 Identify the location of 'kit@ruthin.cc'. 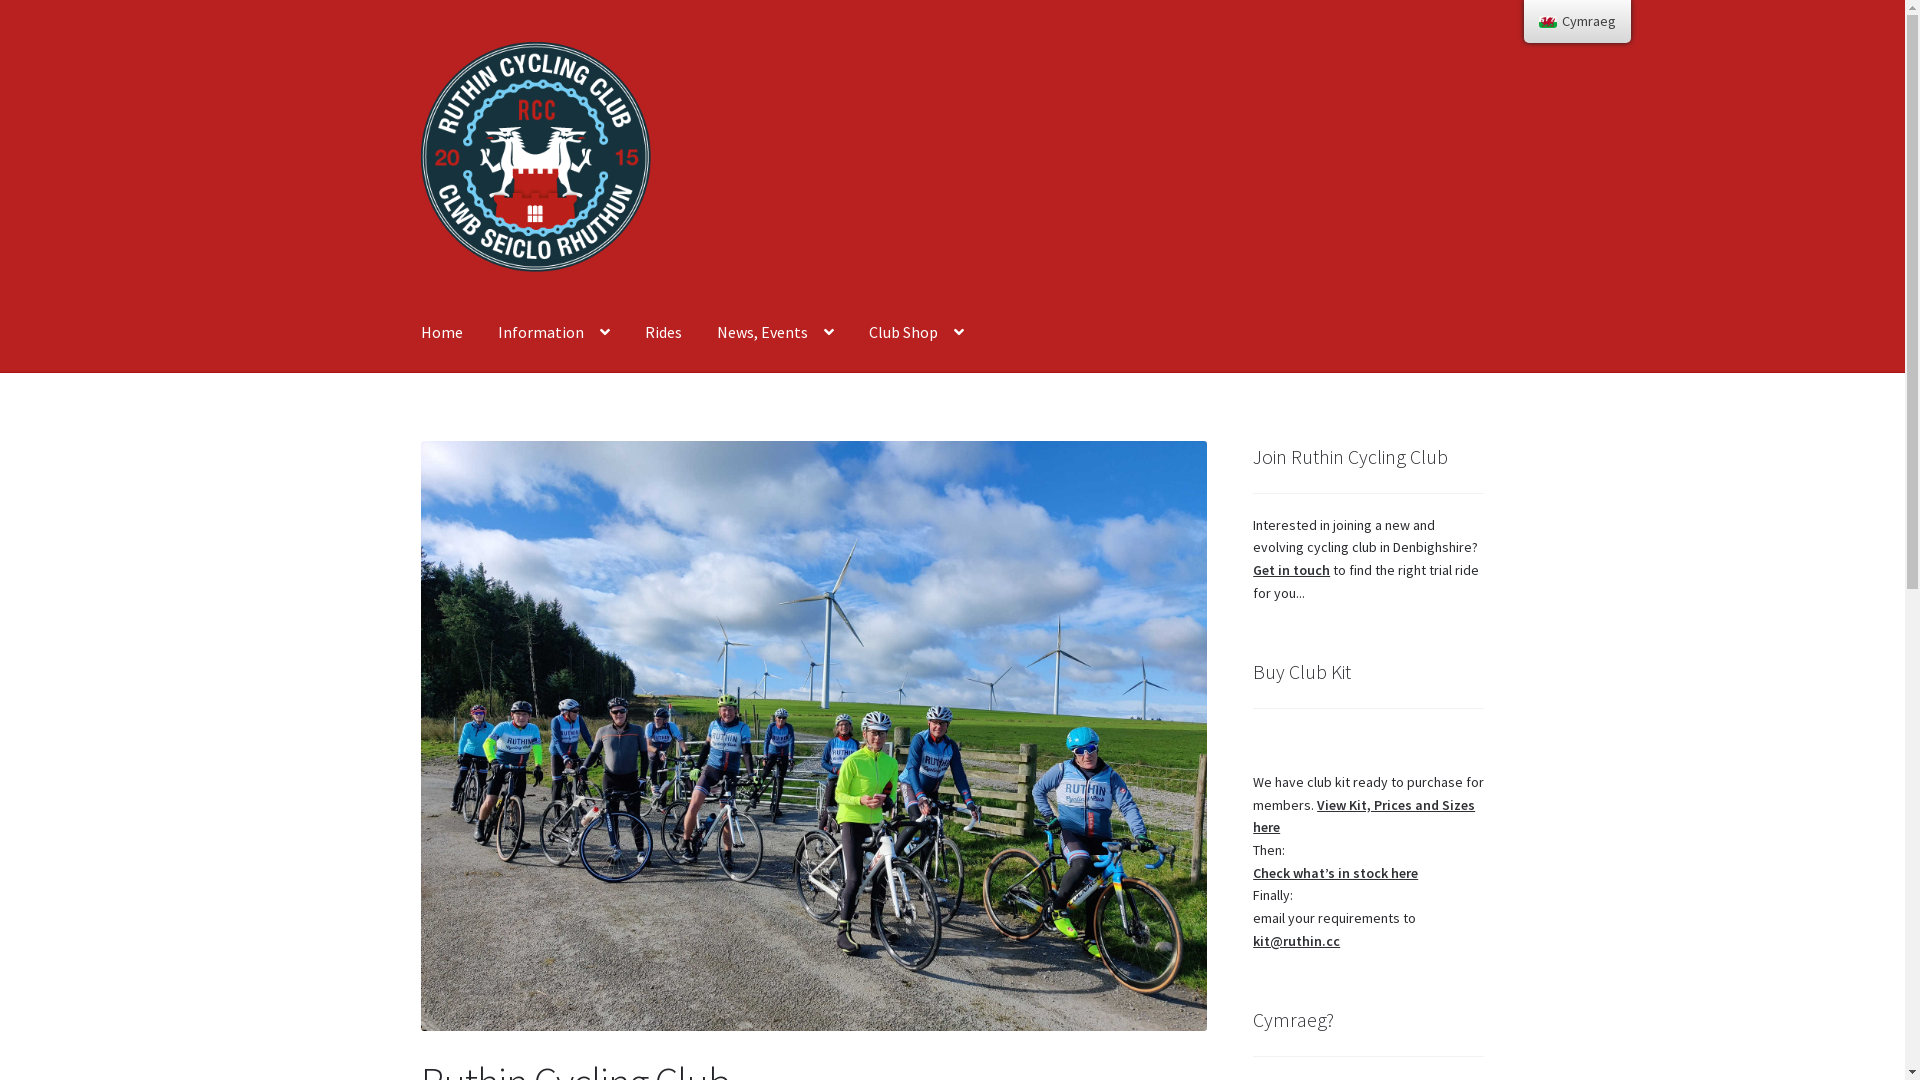
(1251, 941).